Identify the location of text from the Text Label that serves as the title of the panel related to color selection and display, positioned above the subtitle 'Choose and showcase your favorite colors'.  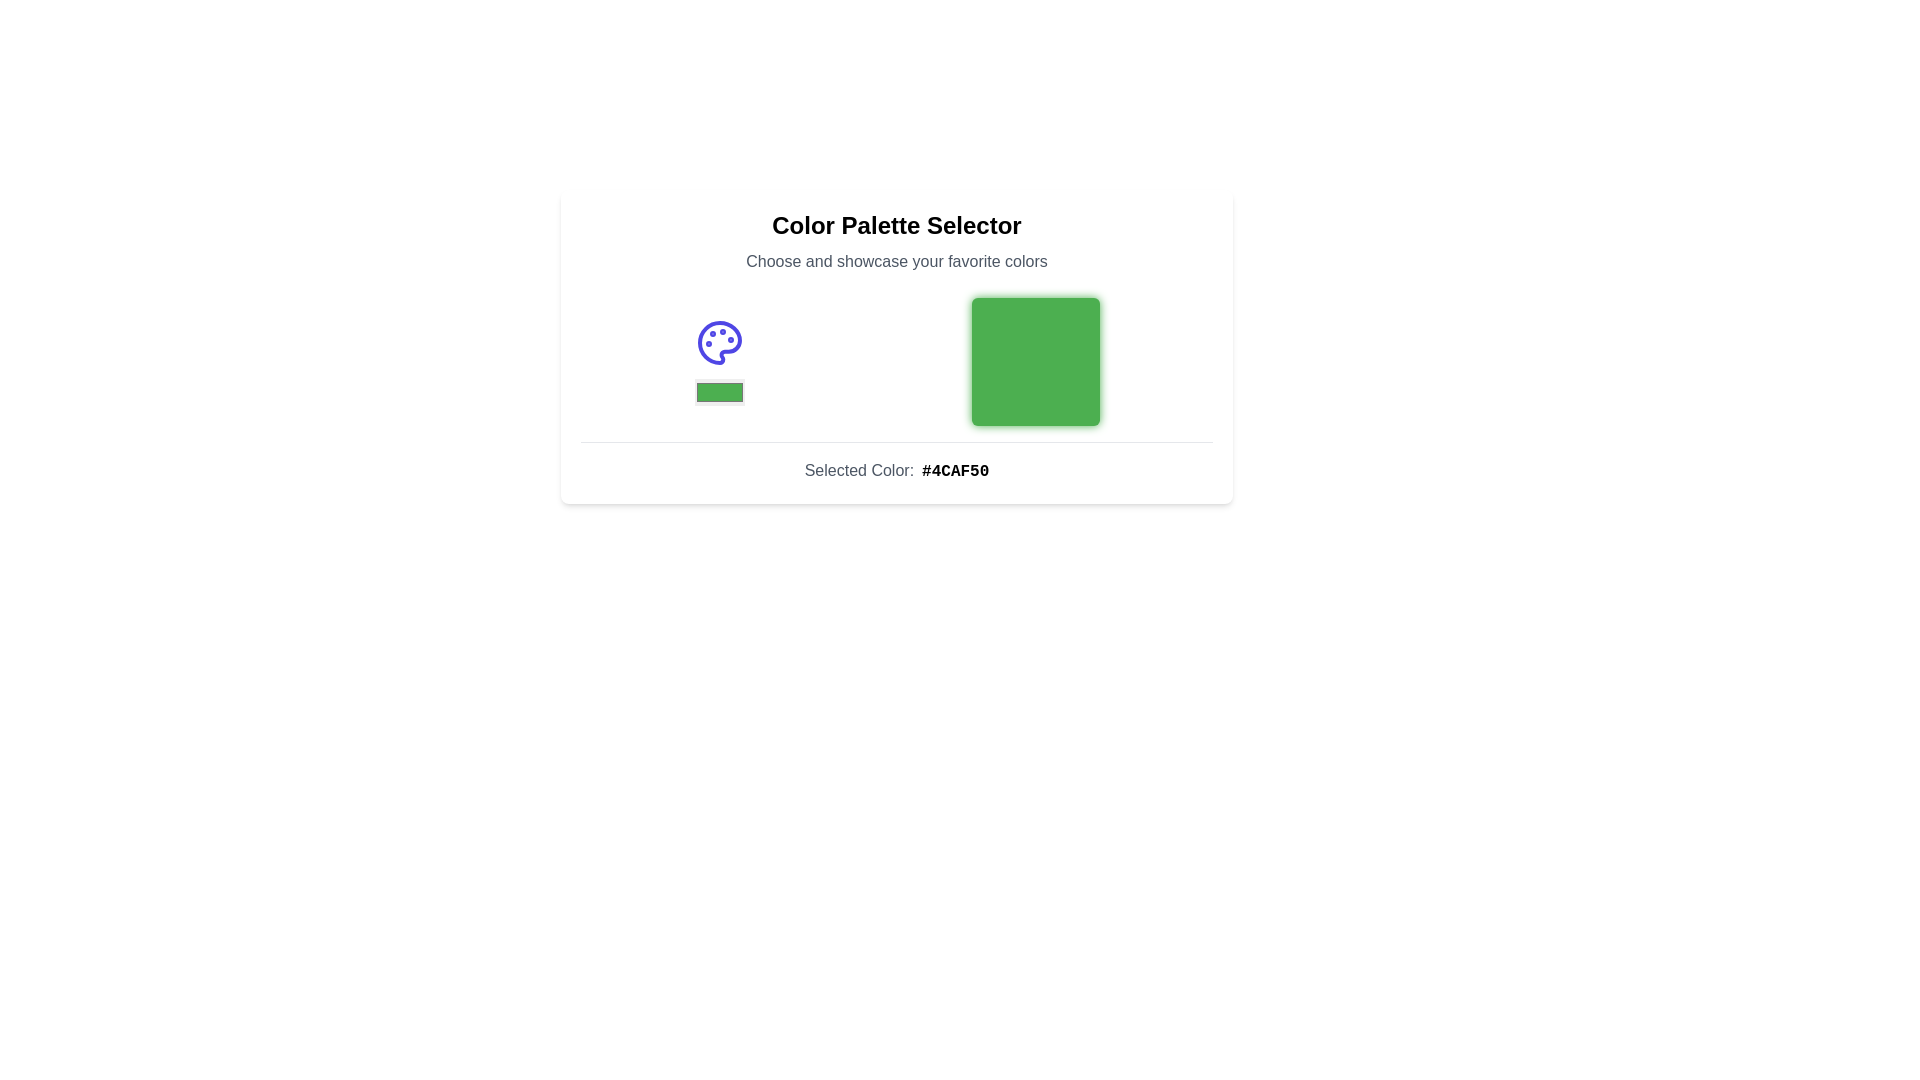
(896, 225).